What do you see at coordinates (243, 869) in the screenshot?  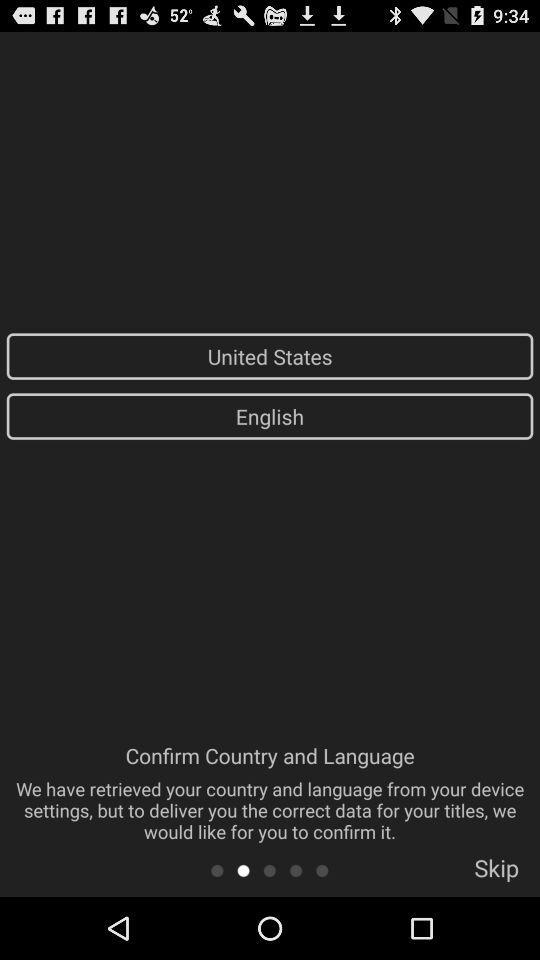 I see `move to second page` at bounding box center [243, 869].